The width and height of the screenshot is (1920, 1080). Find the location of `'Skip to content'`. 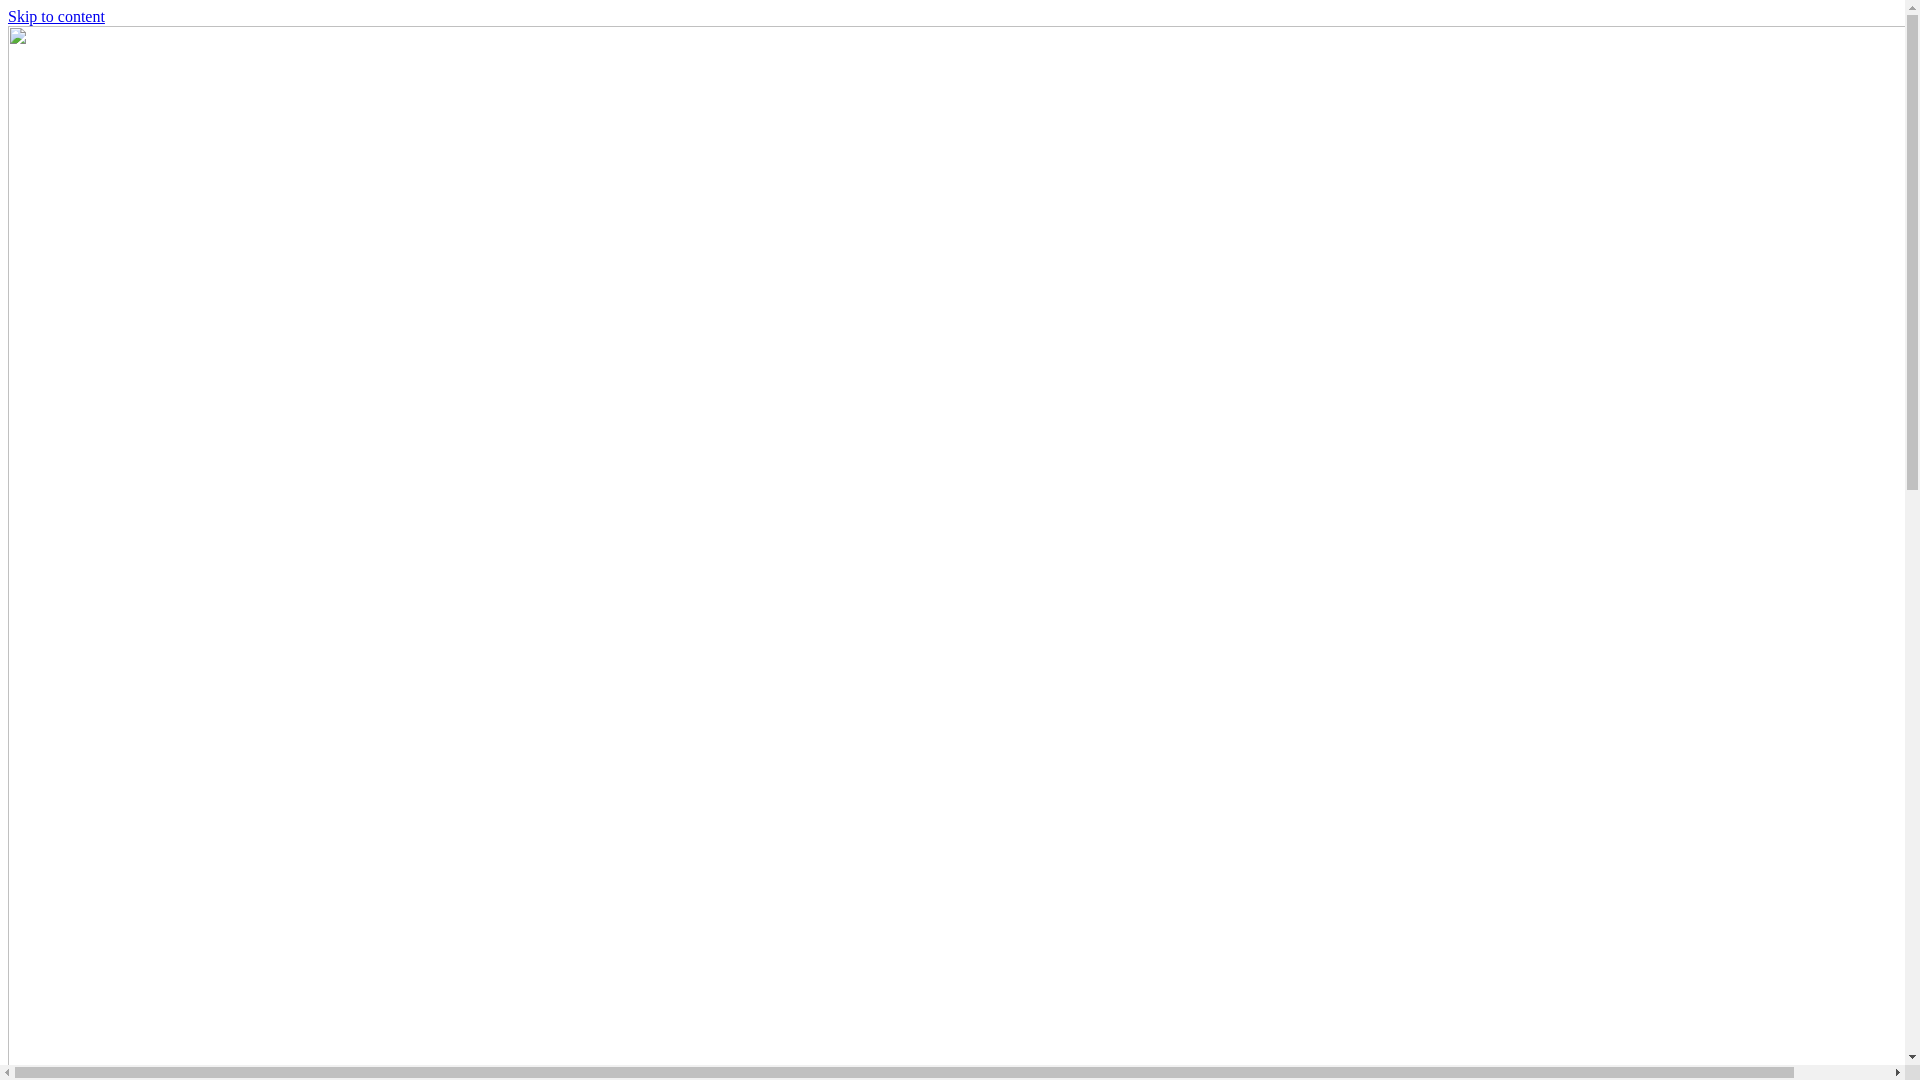

'Skip to content' is located at coordinates (56, 16).